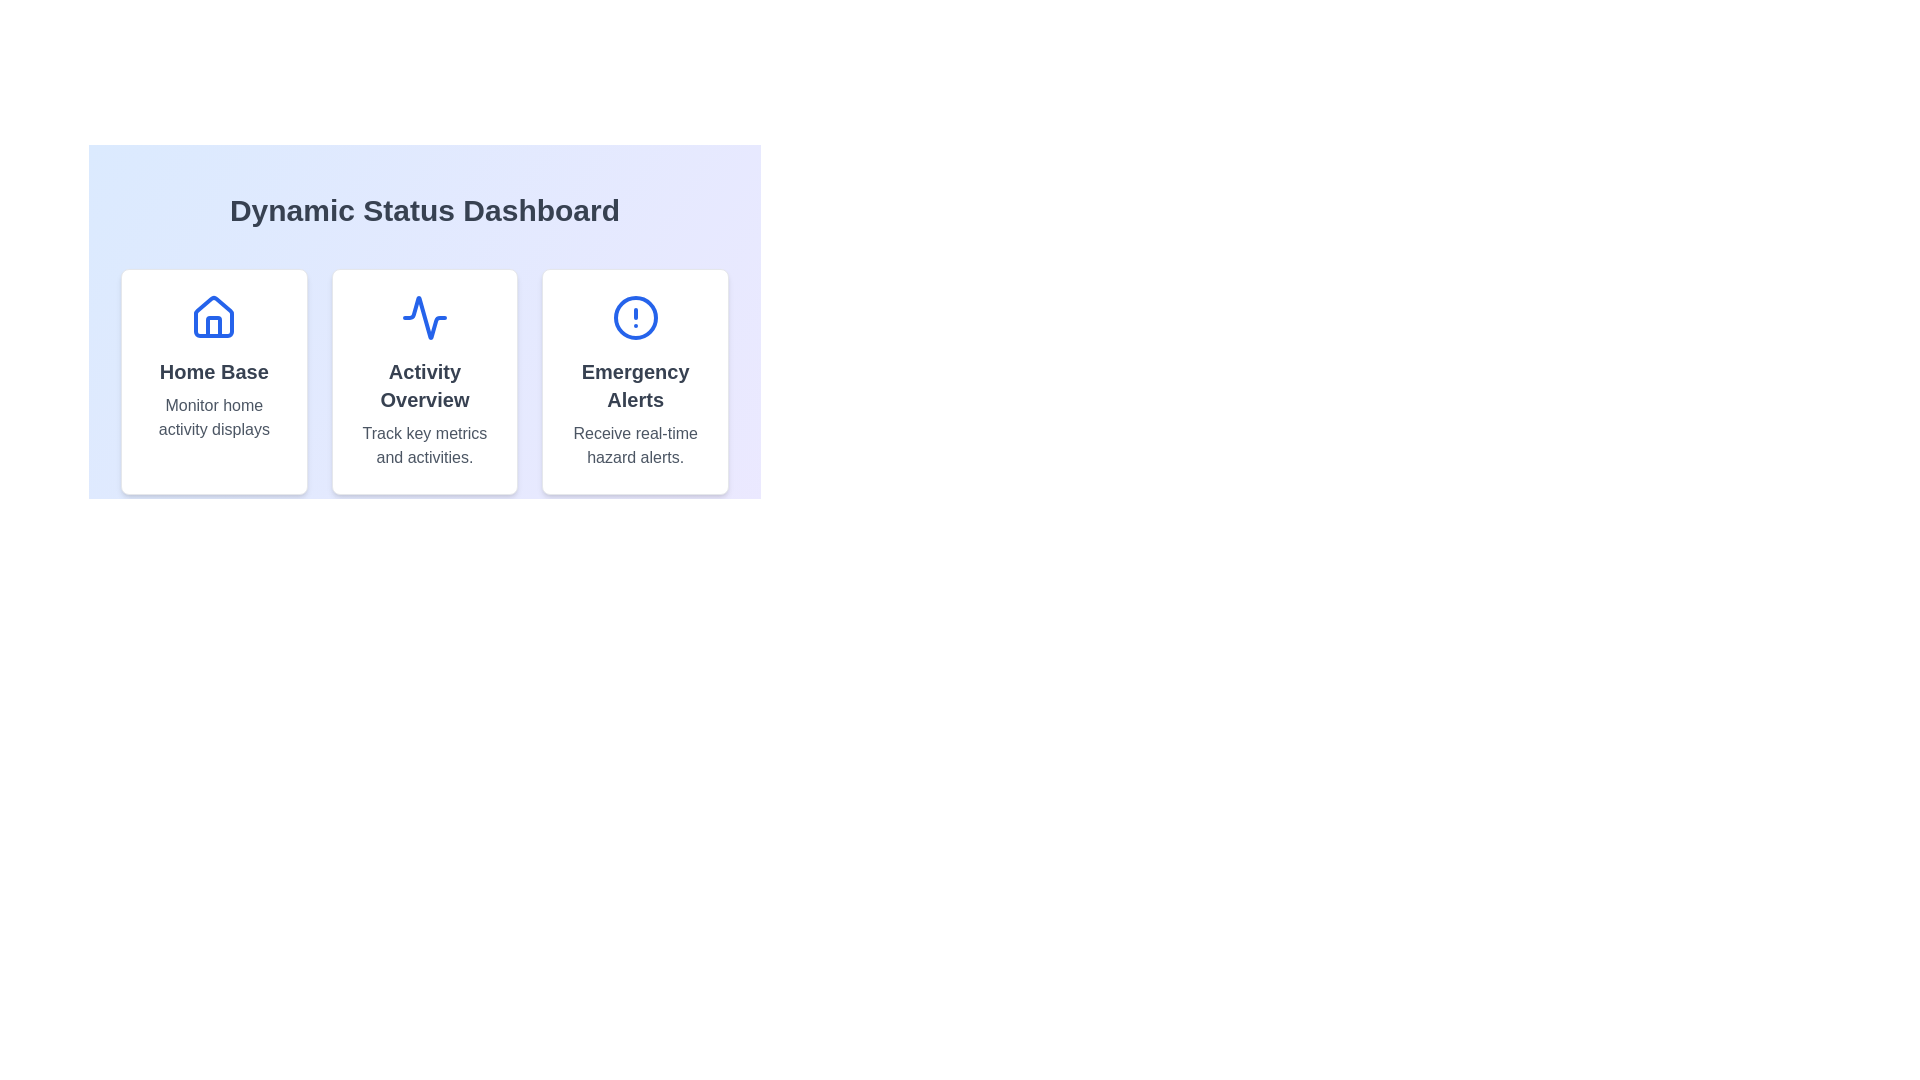  Describe the element at coordinates (423, 381) in the screenshot. I see `the middle card in the grid layout` at that location.